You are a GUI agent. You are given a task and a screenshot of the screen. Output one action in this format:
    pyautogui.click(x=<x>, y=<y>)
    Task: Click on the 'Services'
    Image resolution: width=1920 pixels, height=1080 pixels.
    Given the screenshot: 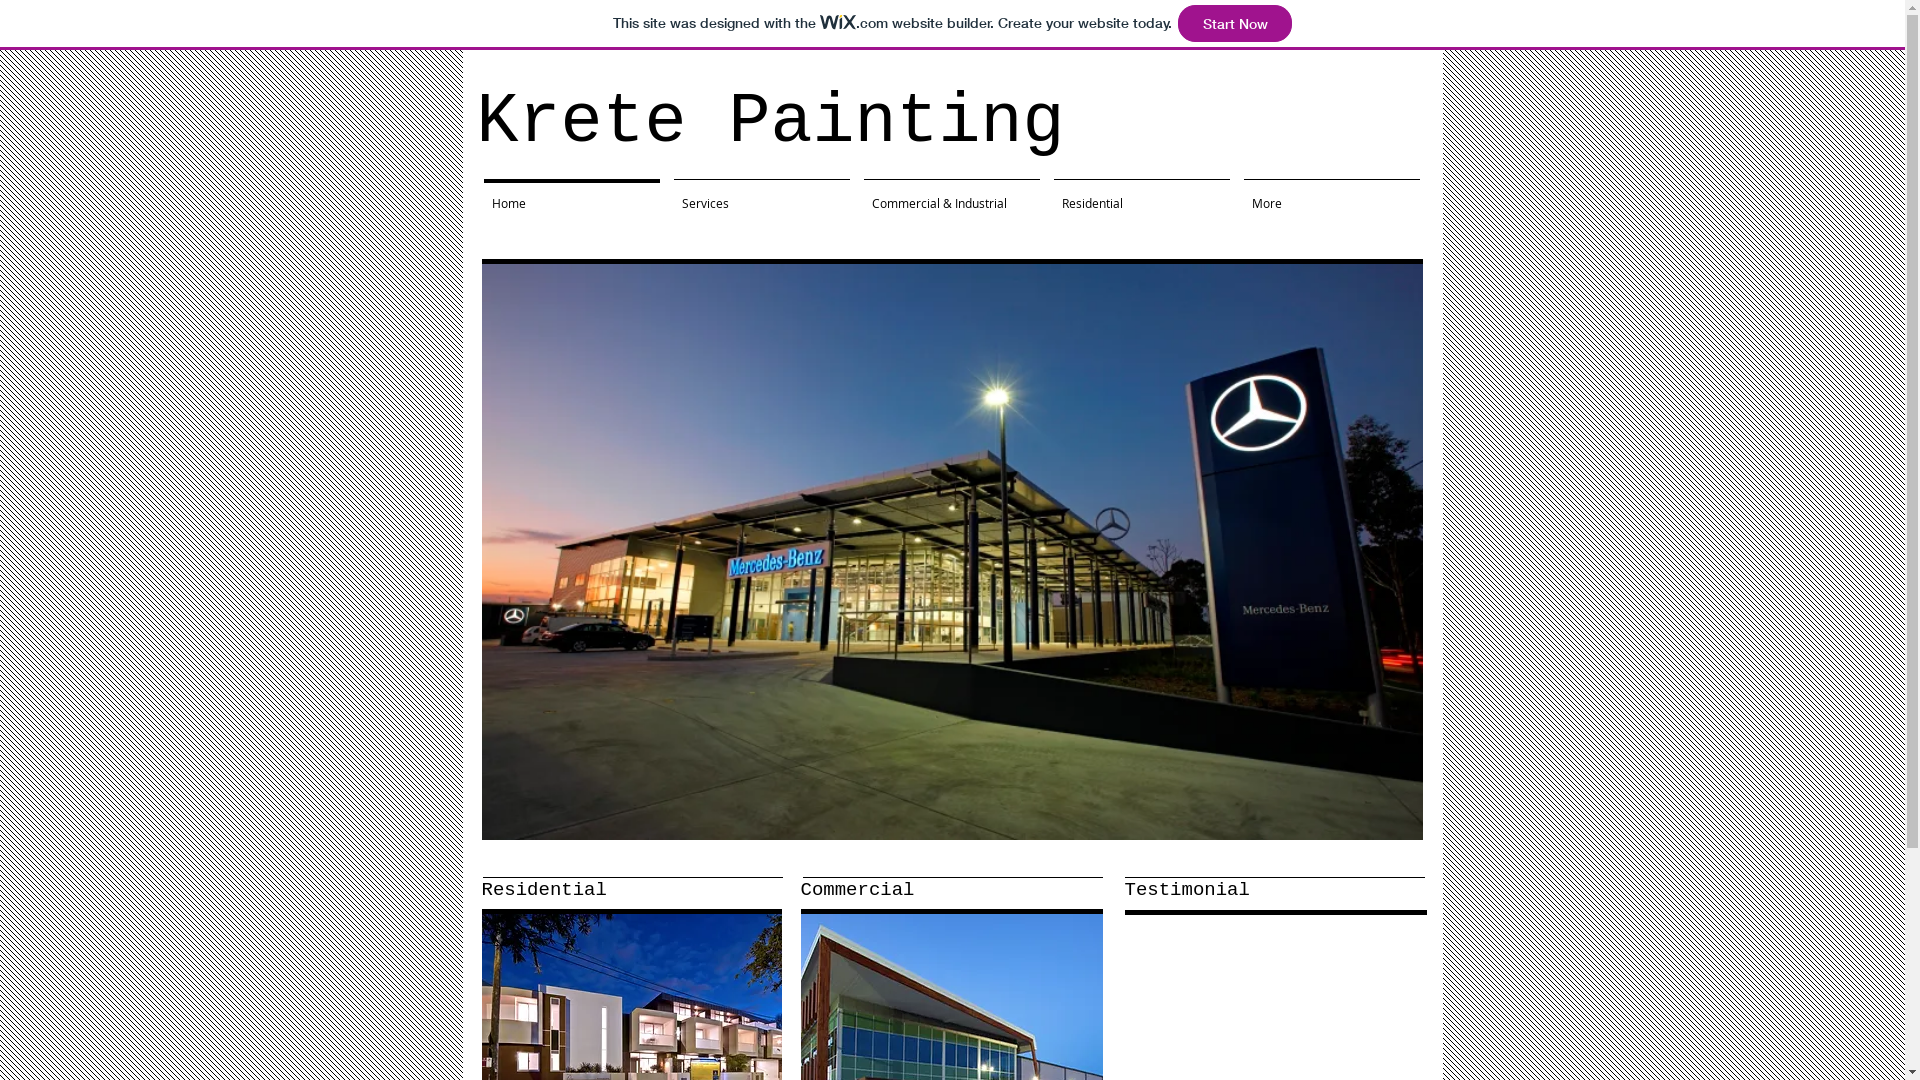 What is the action you would take?
    pyautogui.click(x=760, y=193)
    